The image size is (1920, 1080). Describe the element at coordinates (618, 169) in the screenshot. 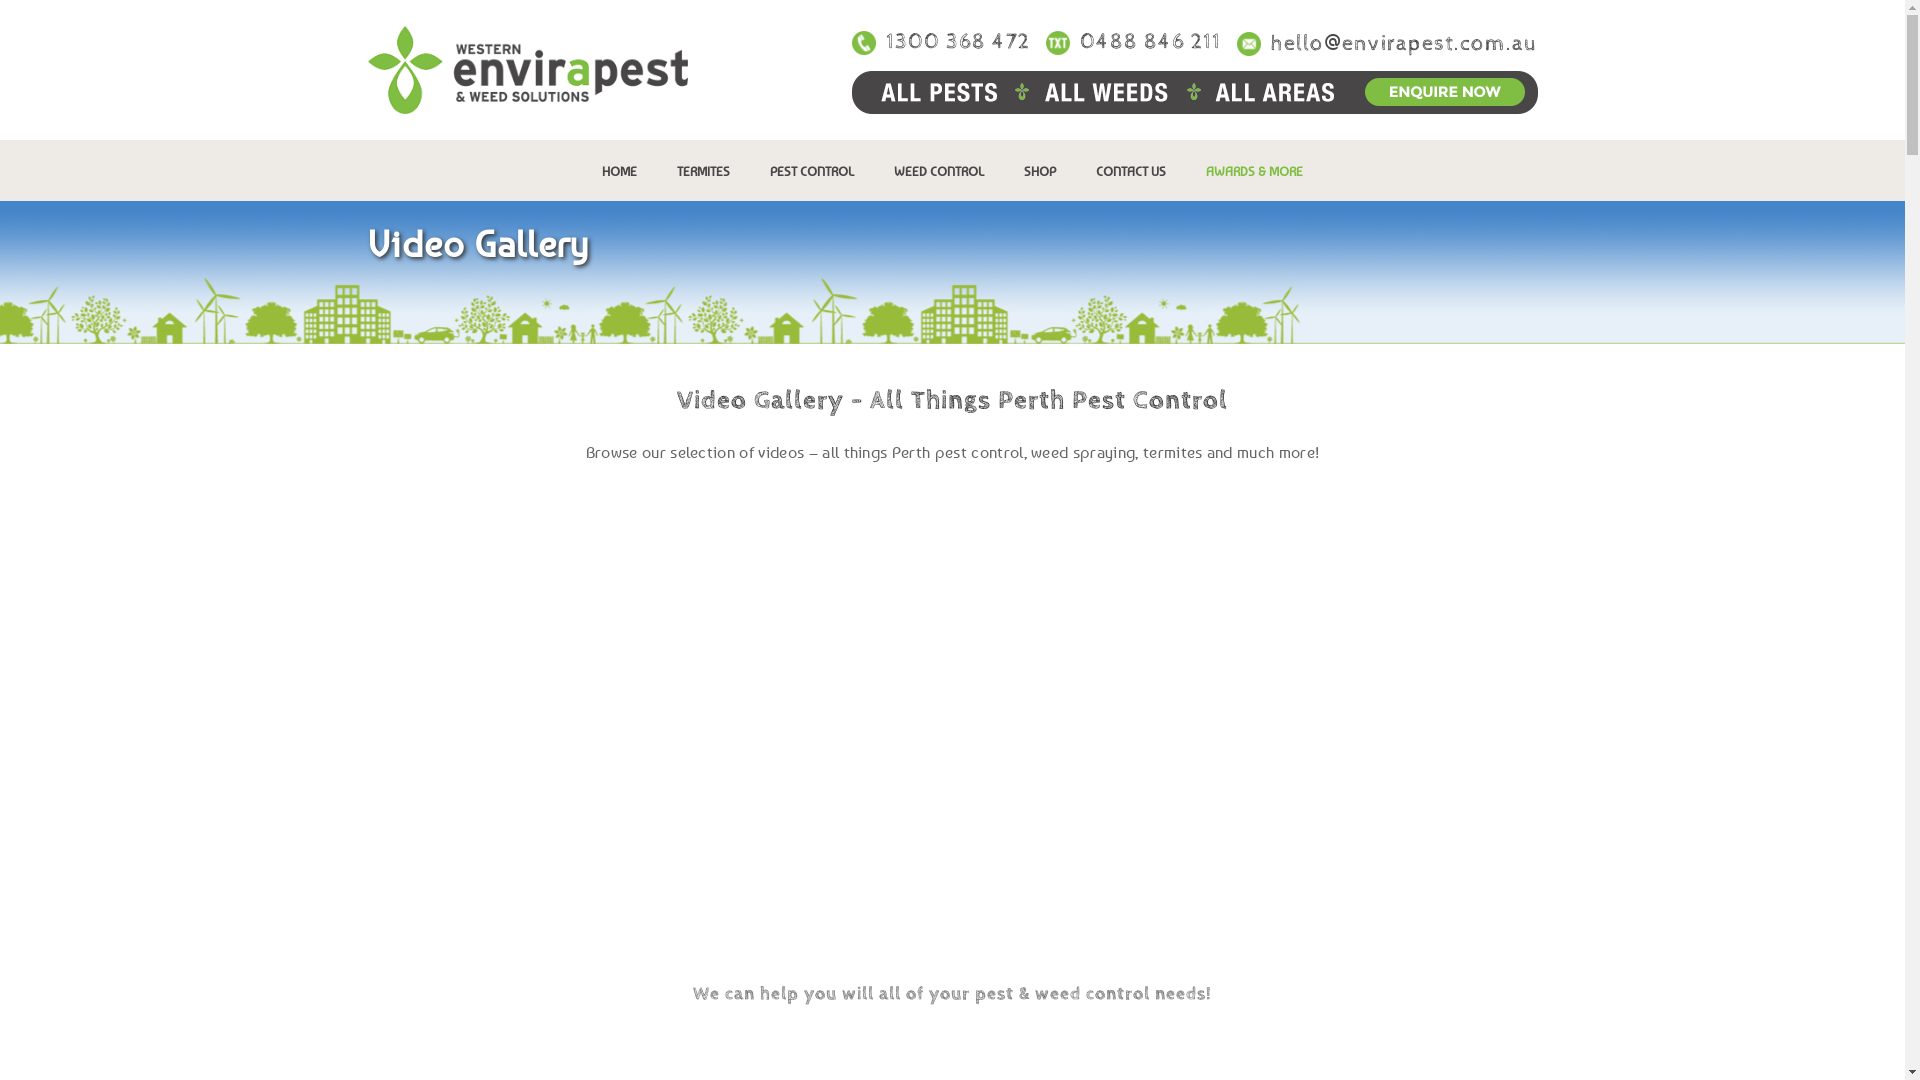

I see `'HOME'` at that location.